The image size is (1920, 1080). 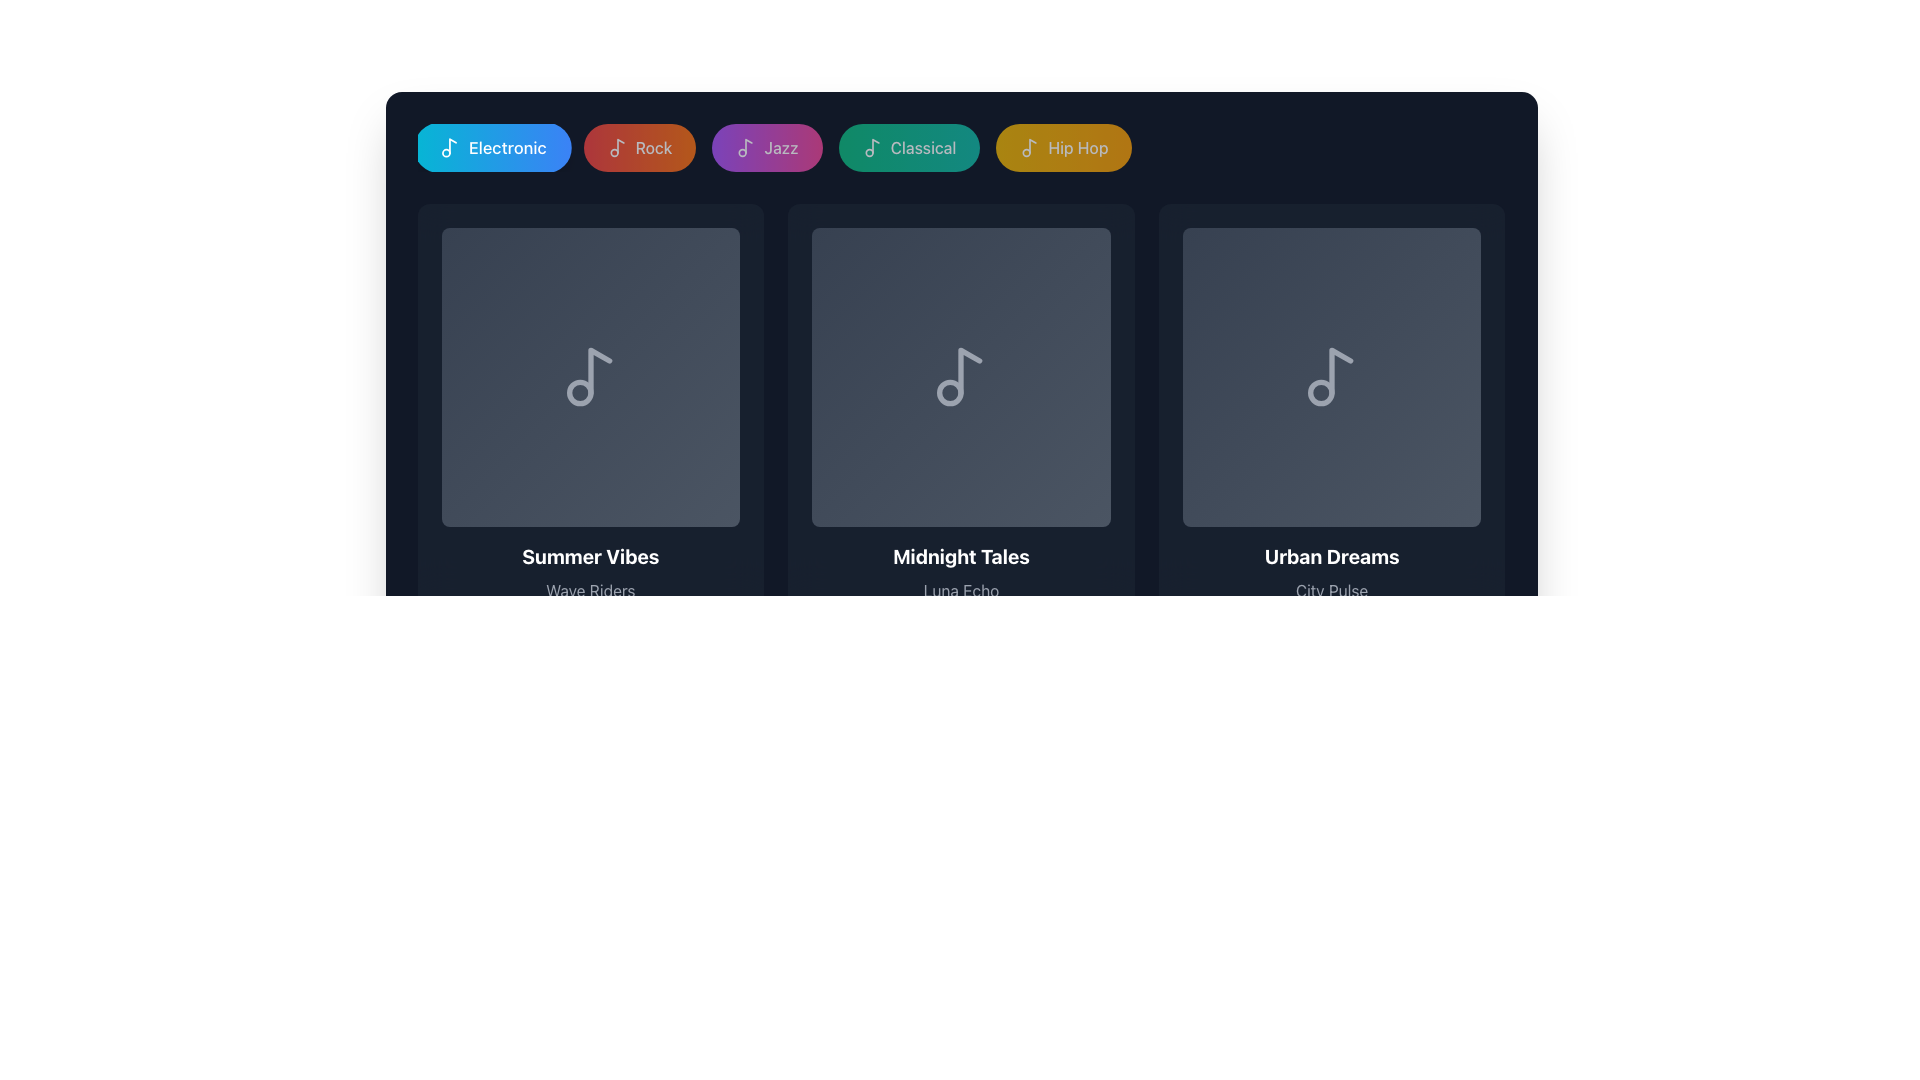 What do you see at coordinates (638, 146) in the screenshot?
I see `the pill-shaped button with a gradient background from red to orange that contains a white musical note icon and the text 'Rock'` at bounding box center [638, 146].